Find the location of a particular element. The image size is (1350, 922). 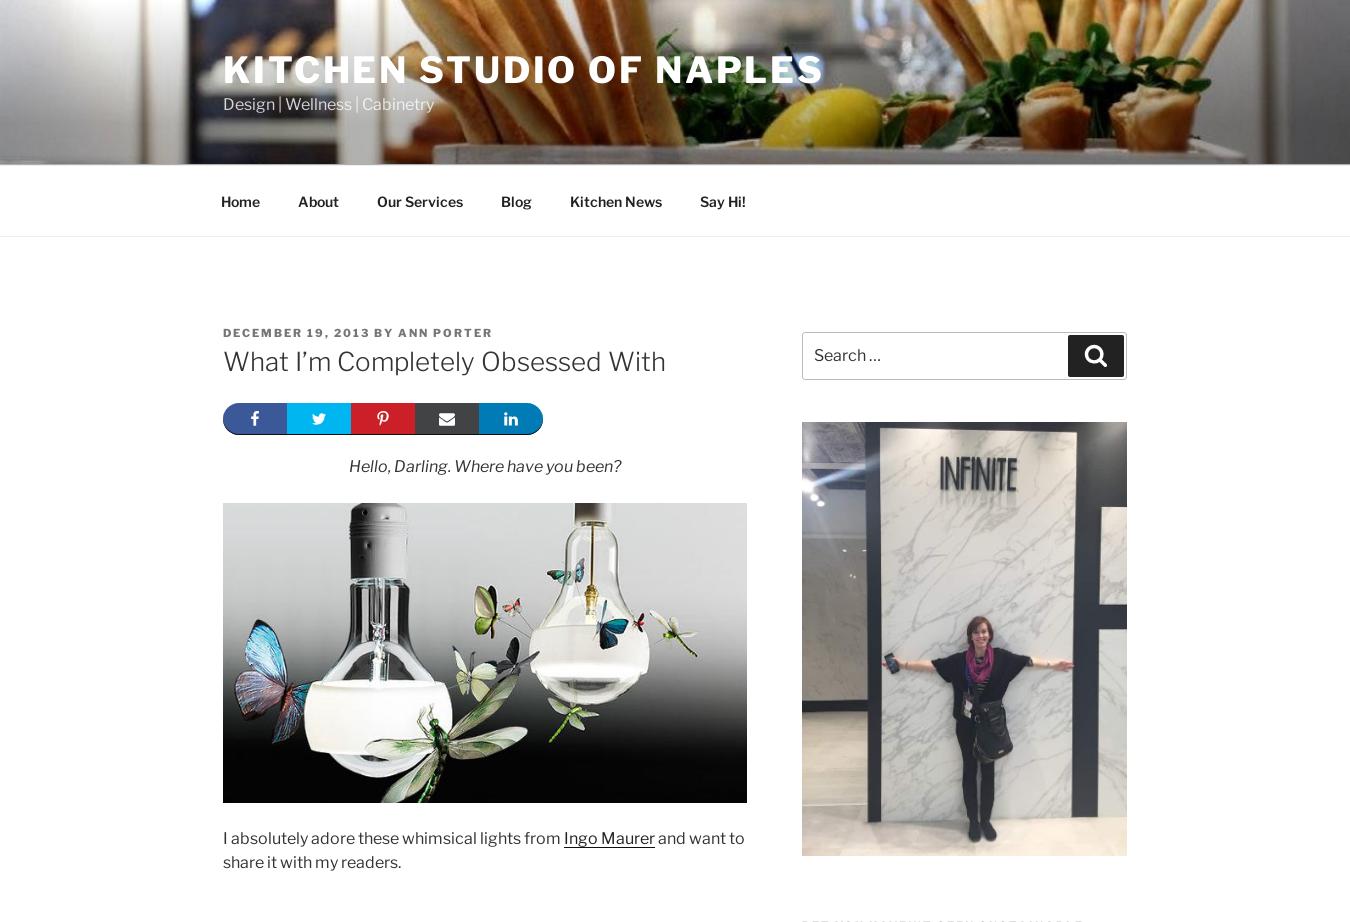

'I absolutely adore these whimsical lights from' is located at coordinates (393, 837).